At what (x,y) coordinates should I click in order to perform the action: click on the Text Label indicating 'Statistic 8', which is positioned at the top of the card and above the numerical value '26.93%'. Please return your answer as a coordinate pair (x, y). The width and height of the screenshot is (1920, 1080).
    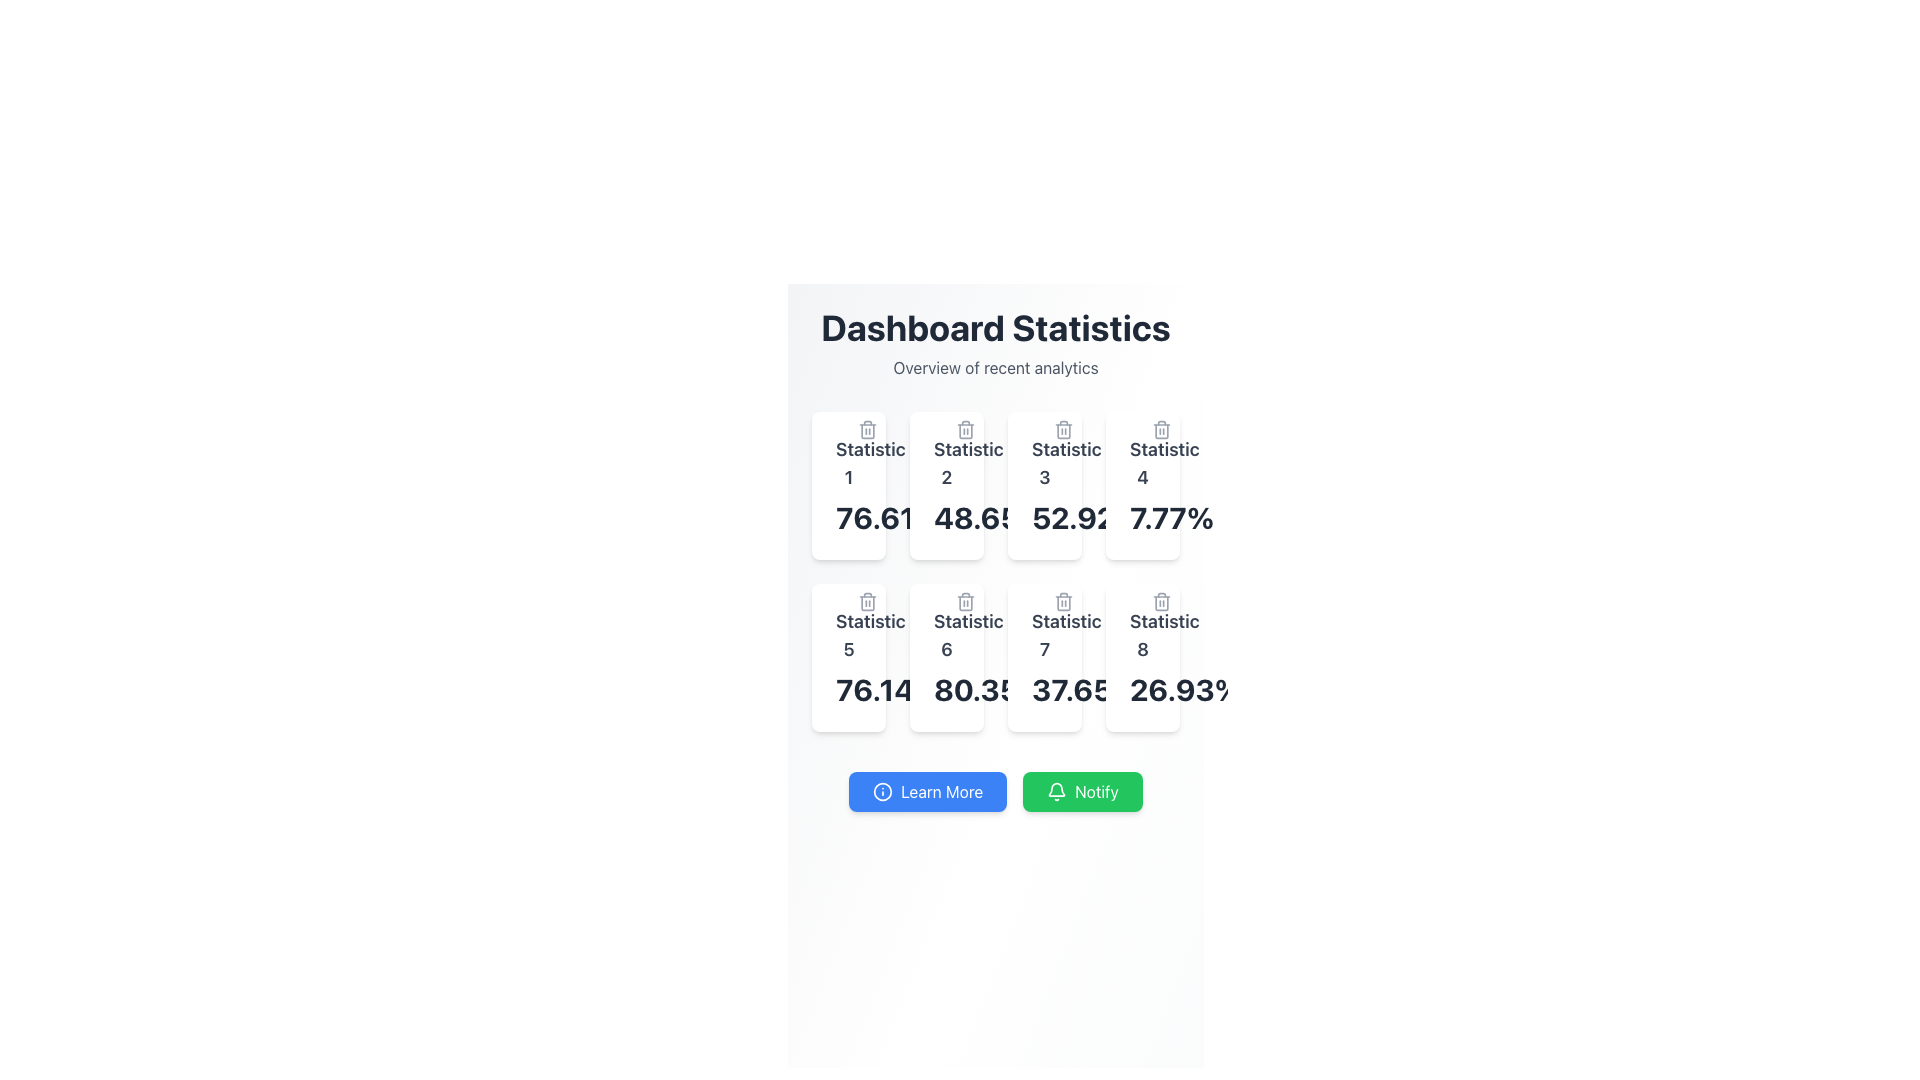
    Looking at the image, I should click on (1142, 636).